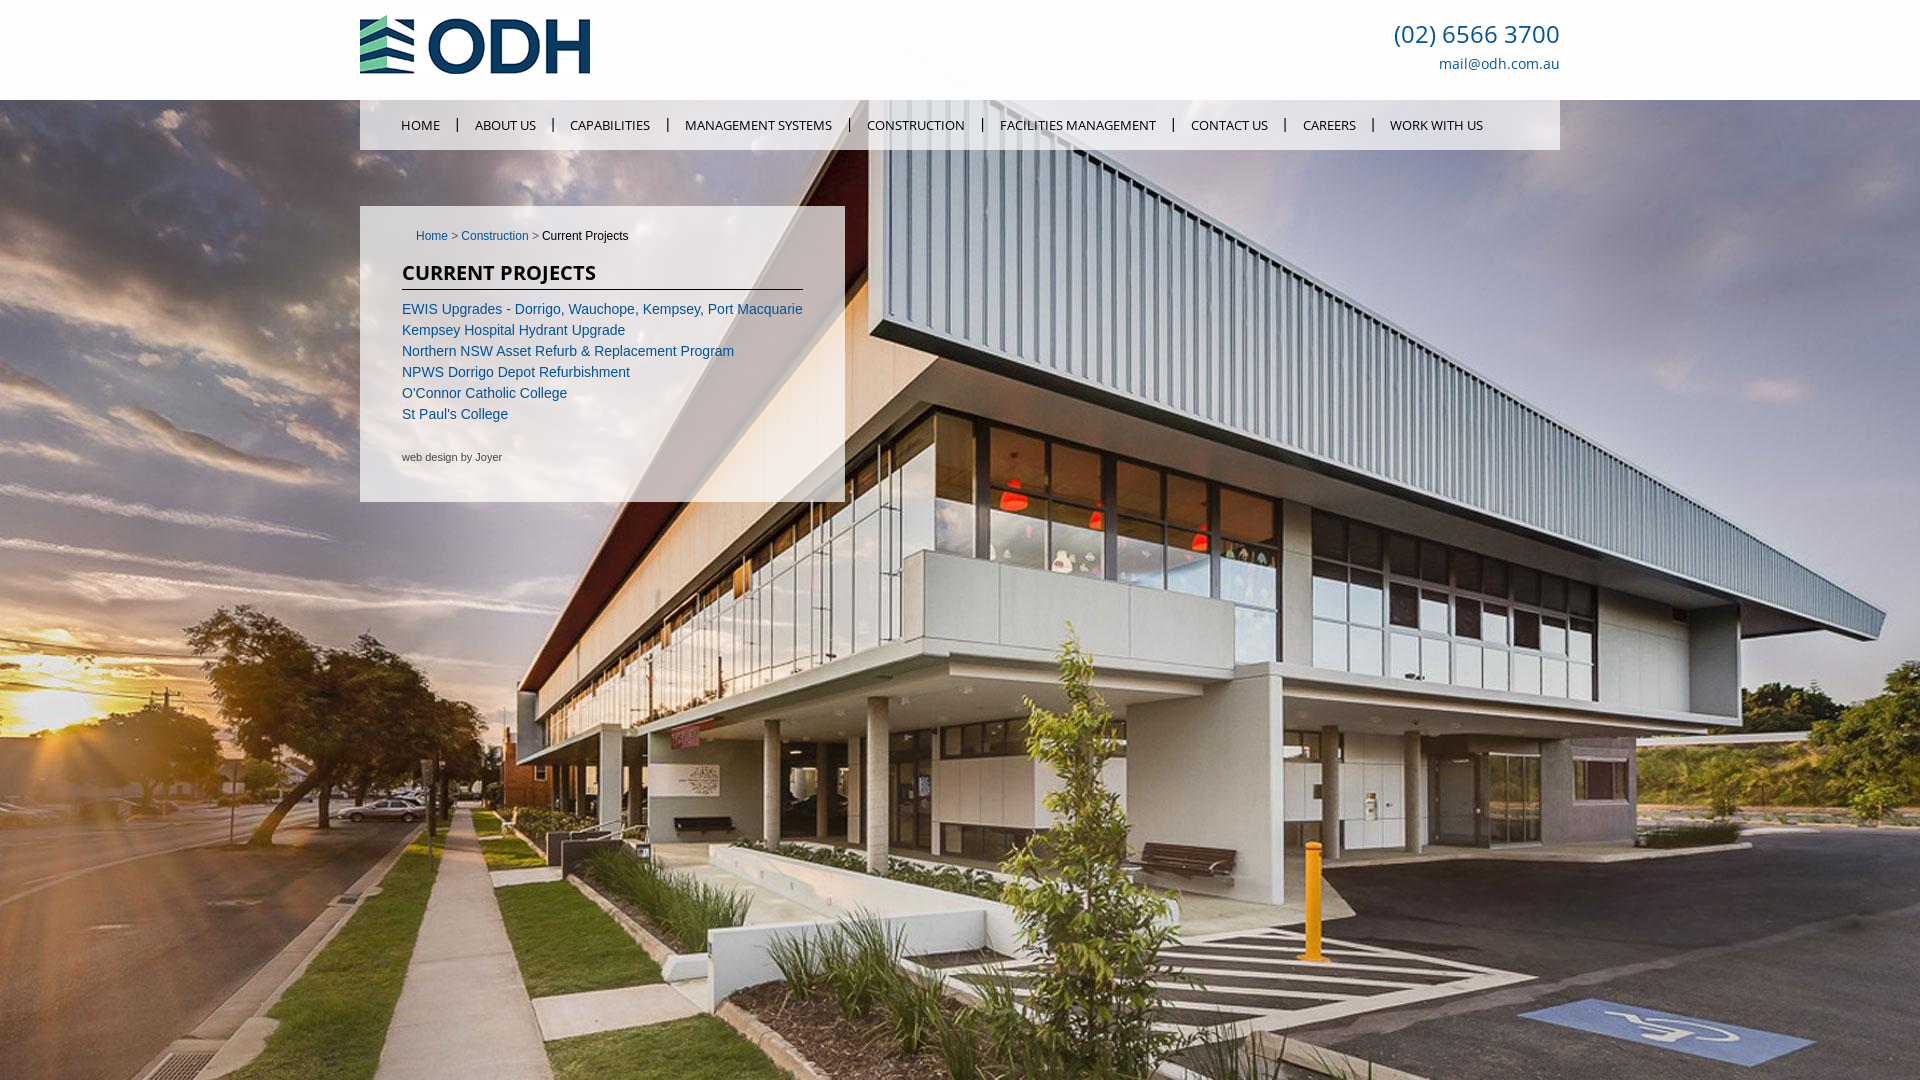 This screenshot has height=1080, width=1920. What do you see at coordinates (501, 234) in the screenshot?
I see `'Construction'` at bounding box center [501, 234].